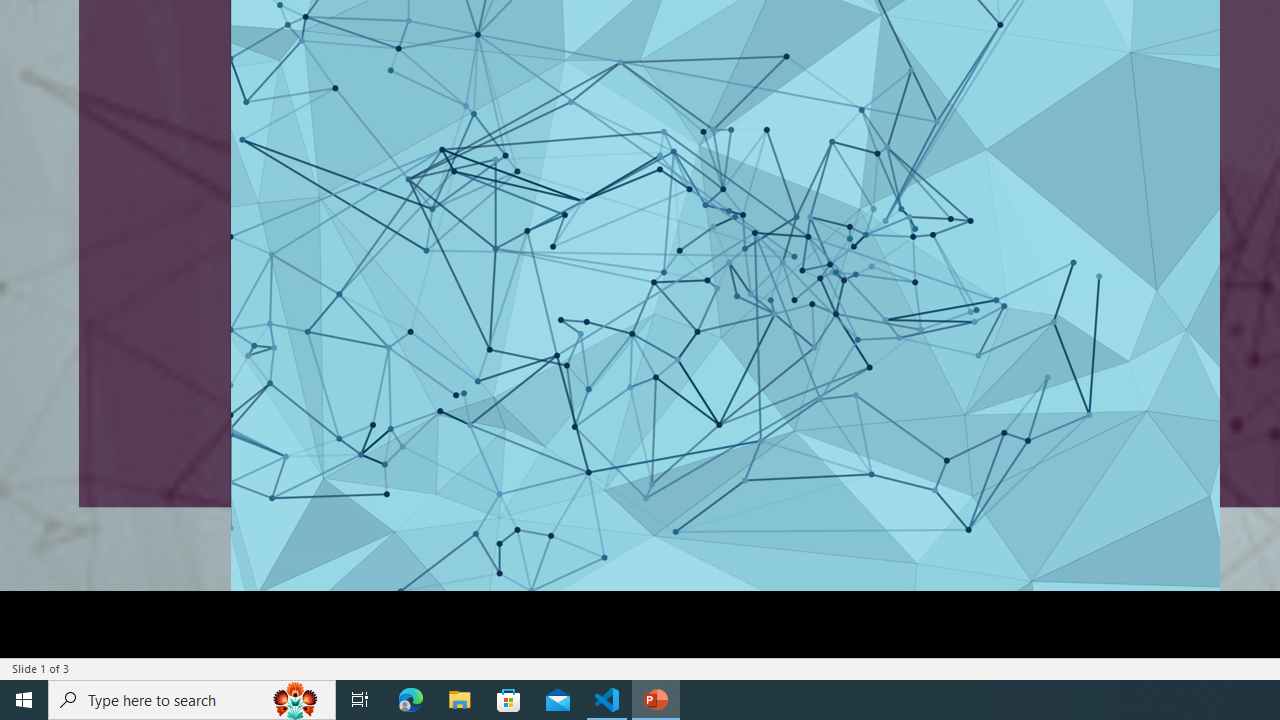  What do you see at coordinates (410, 698) in the screenshot?
I see `'Microsoft Edge'` at bounding box center [410, 698].